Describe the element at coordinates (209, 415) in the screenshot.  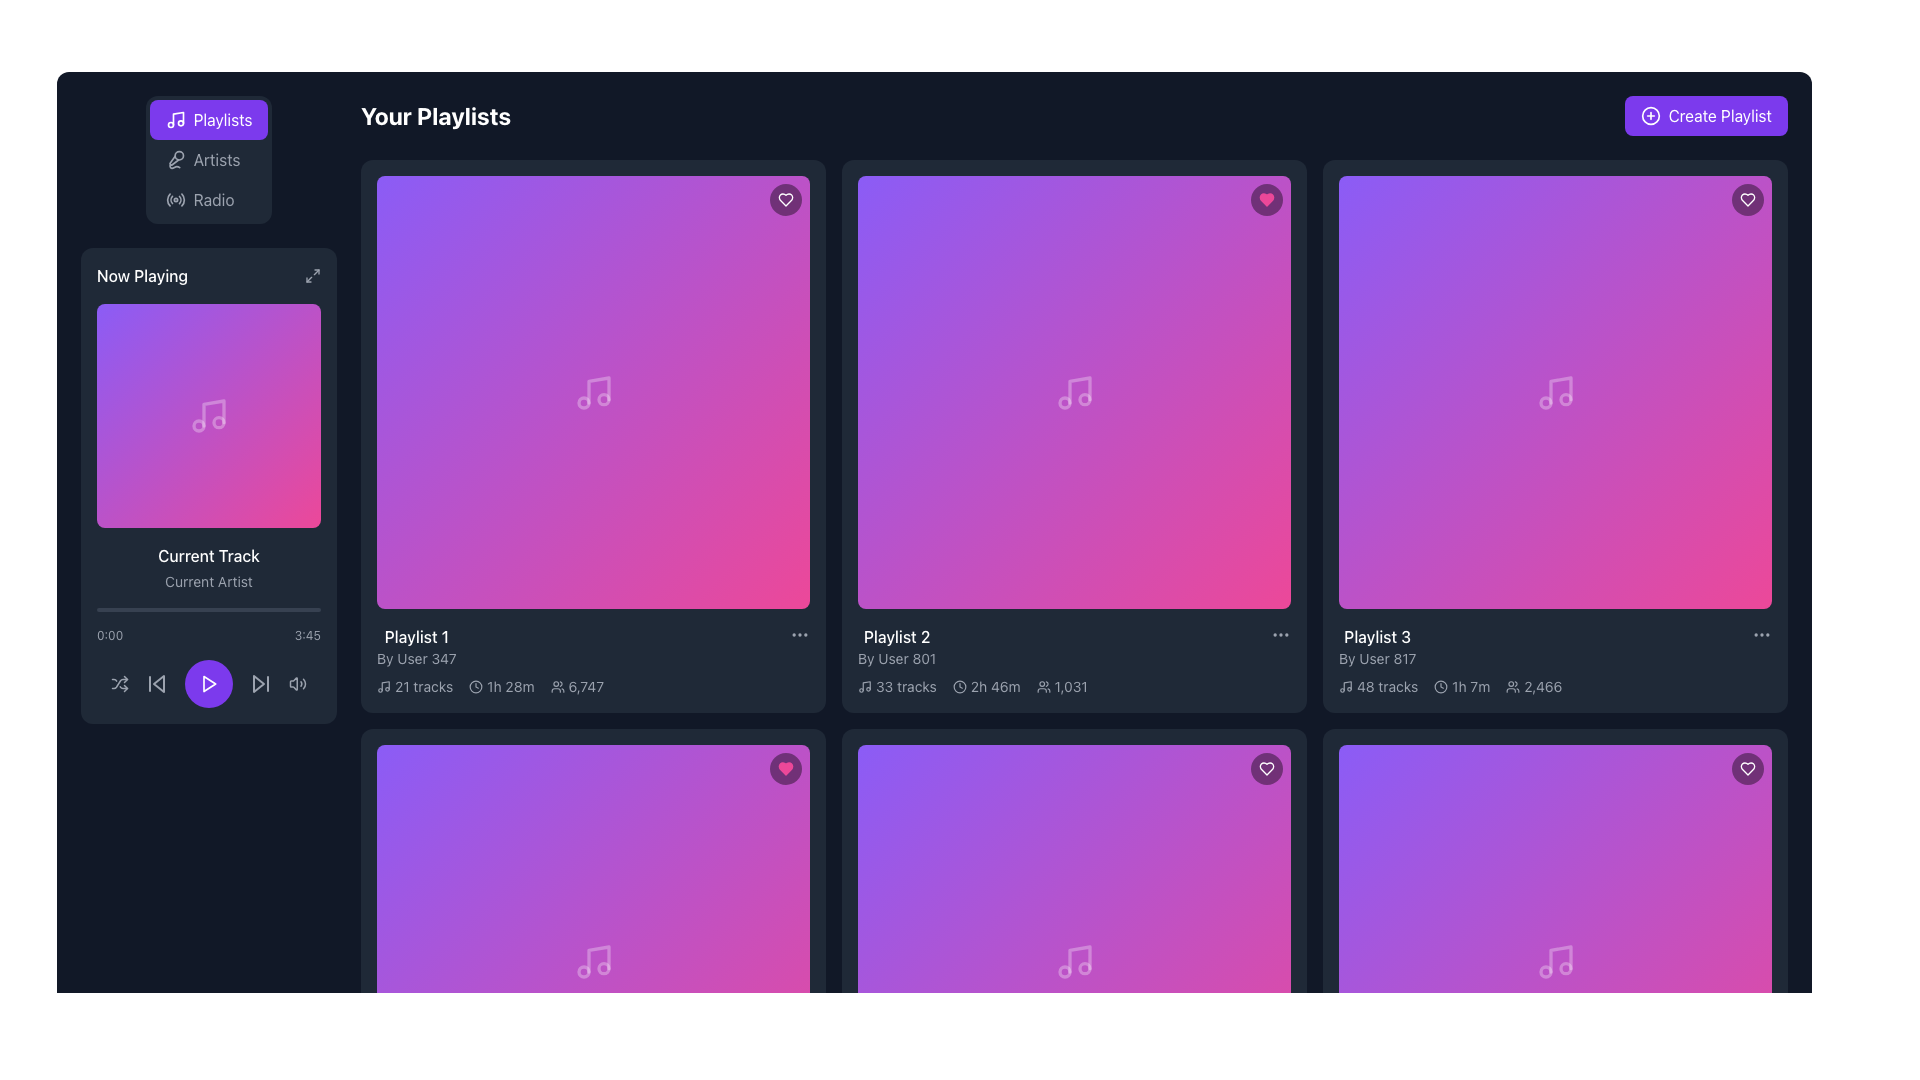
I see `the music playback icon located in the 'Now Playing' section, positioned centrally within a gradient square, to gather static information about the current song` at that location.